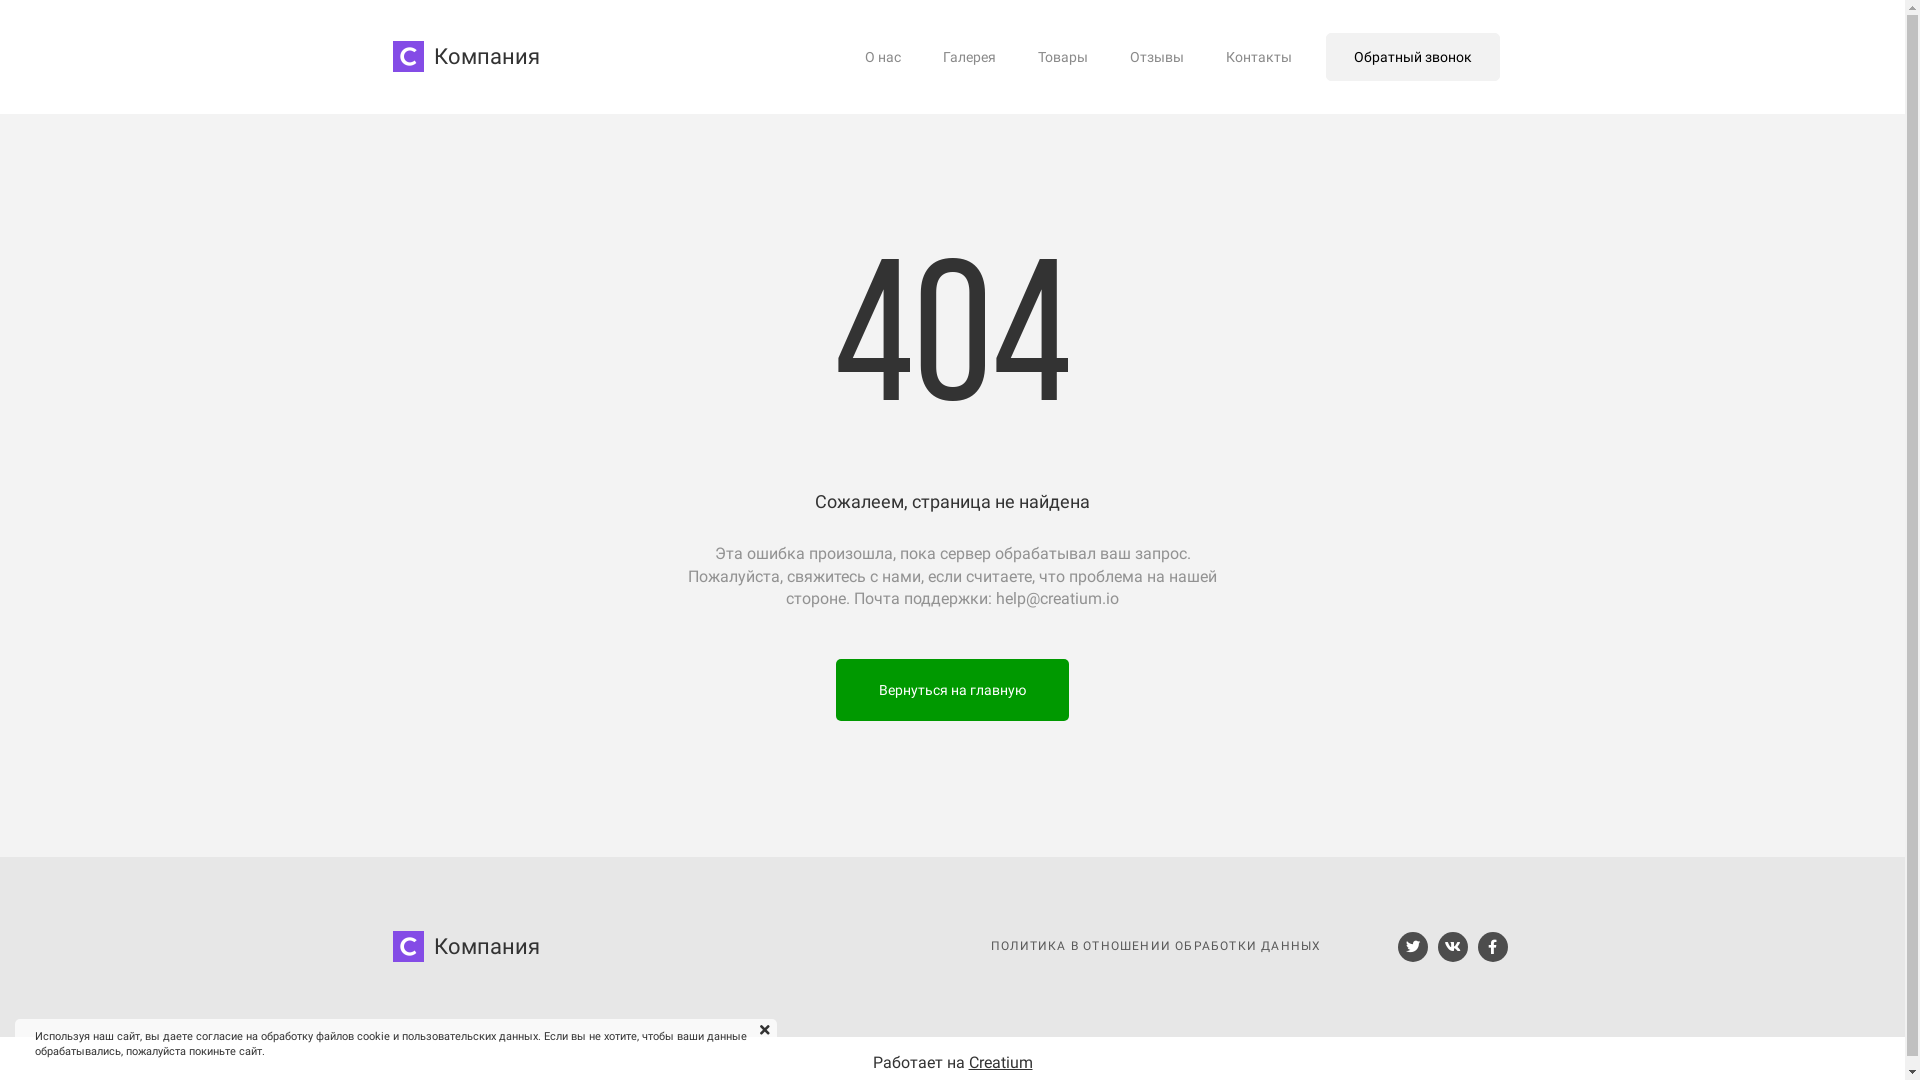  I want to click on 'Creatium', so click(999, 1060).